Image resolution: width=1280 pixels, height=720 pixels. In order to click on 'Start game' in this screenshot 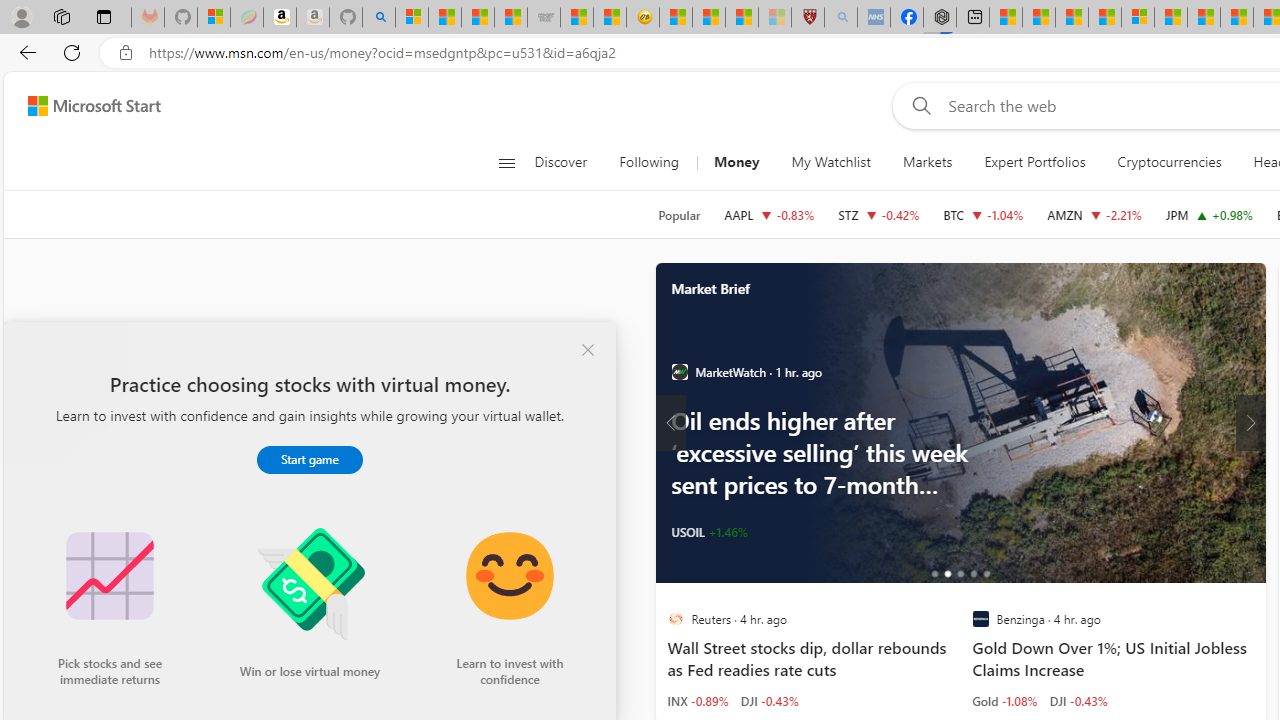, I will do `click(309, 459)`.